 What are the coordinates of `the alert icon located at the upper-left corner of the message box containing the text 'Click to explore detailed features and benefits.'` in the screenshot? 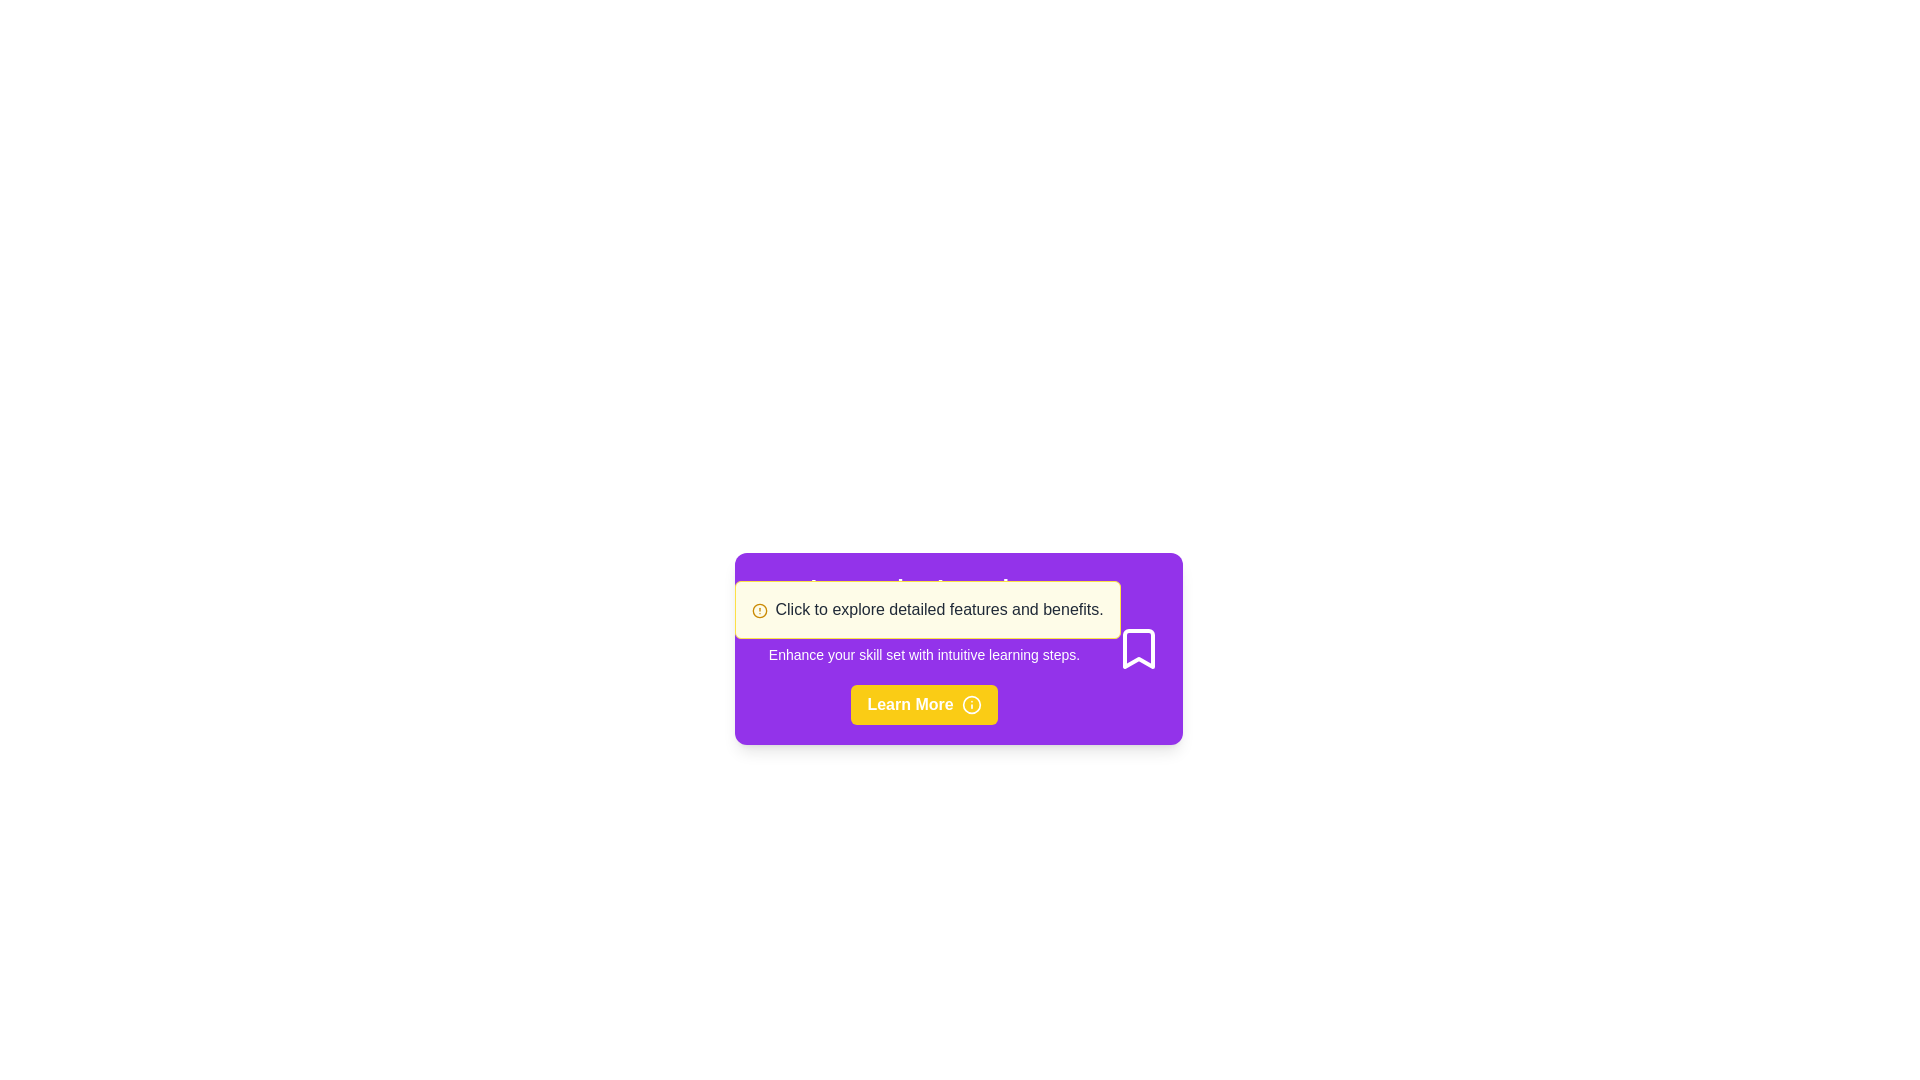 It's located at (758, 609).